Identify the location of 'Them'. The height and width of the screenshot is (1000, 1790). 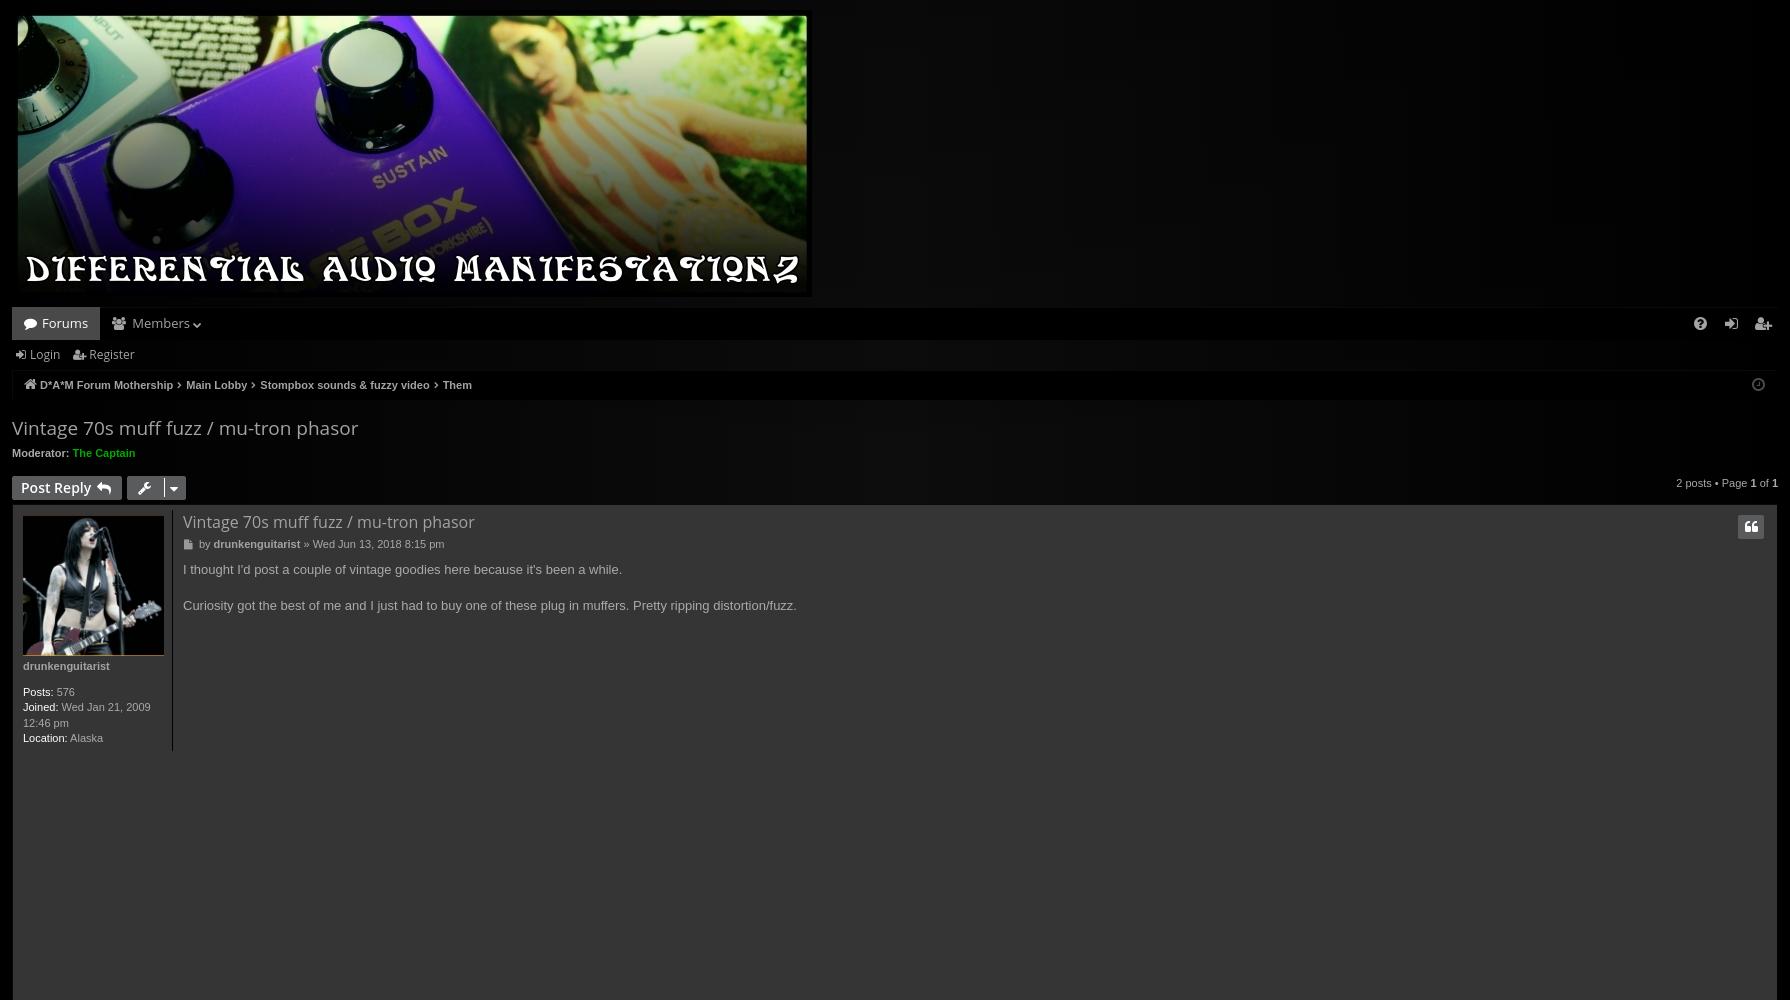
(455, 385).